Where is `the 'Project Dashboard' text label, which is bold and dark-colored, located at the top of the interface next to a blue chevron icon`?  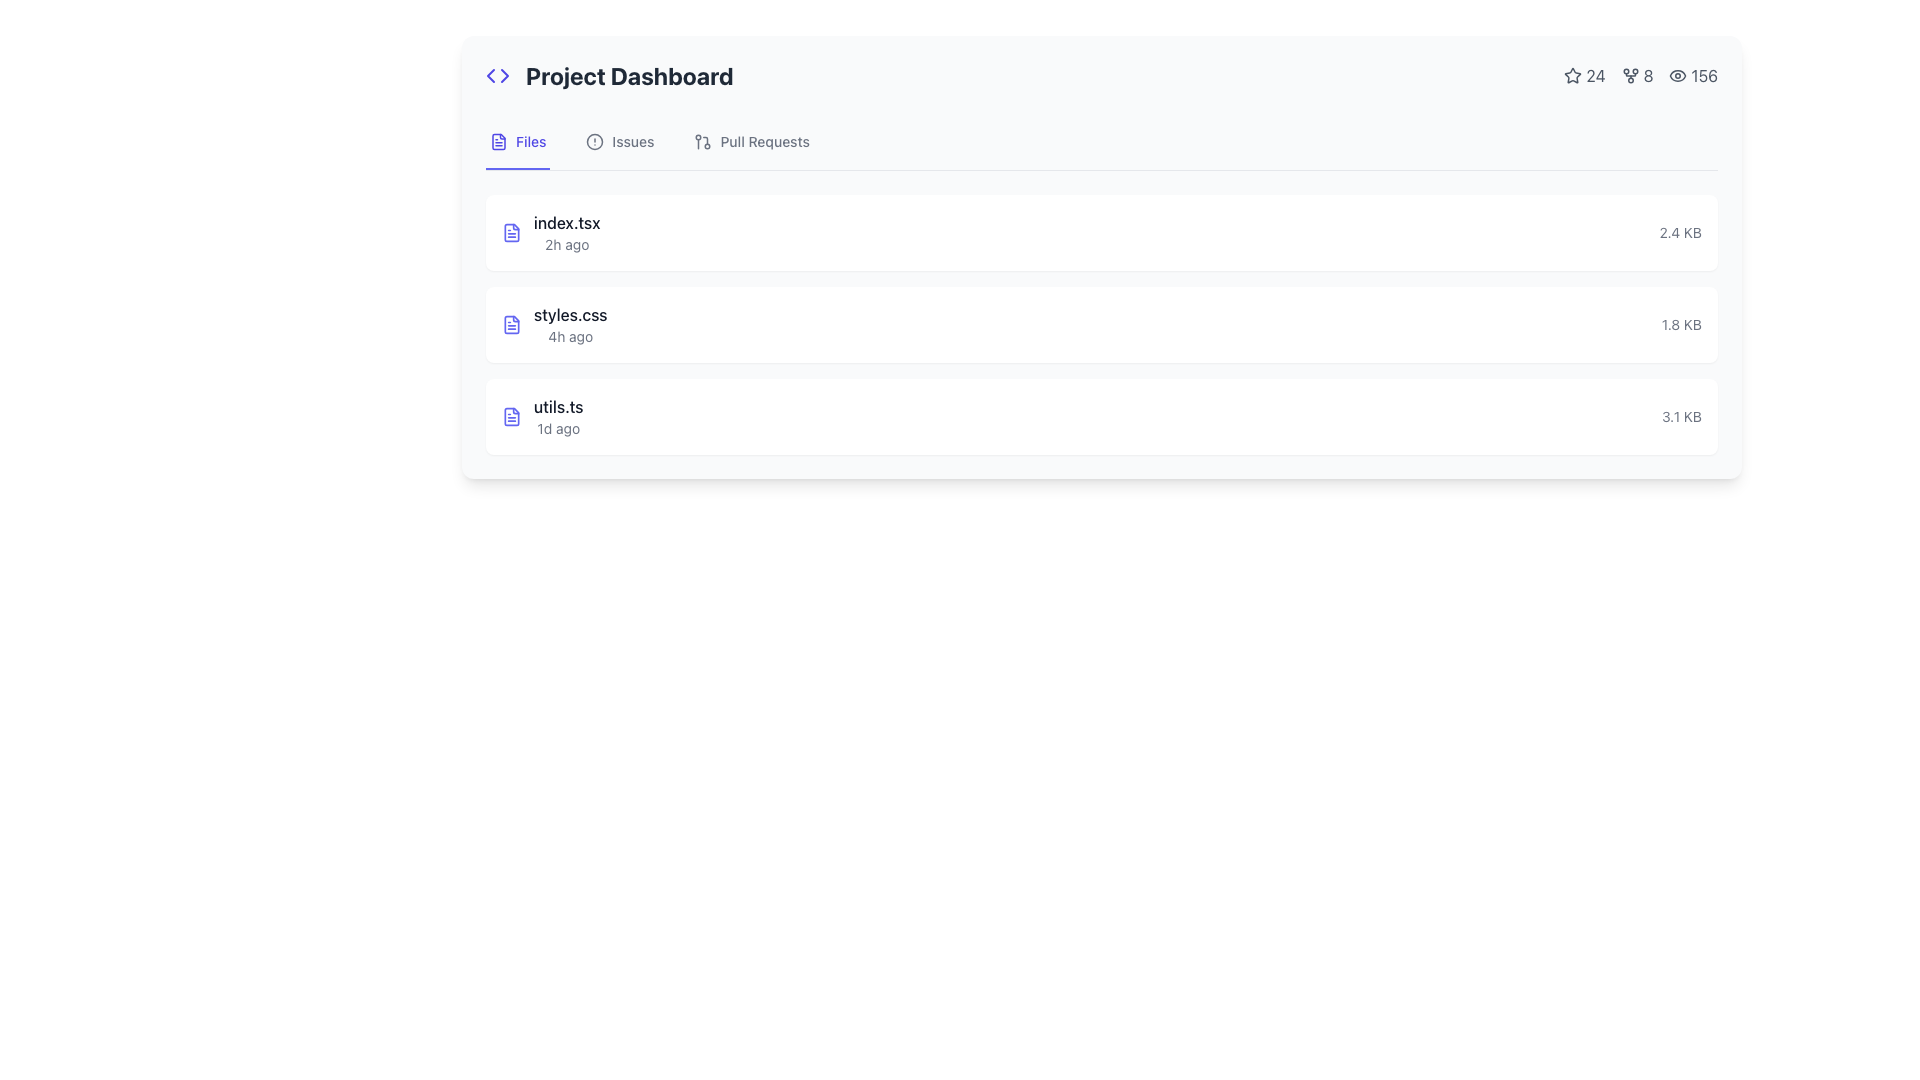
the 'Project Dashboard' text label, which is bold and dark-colored, located at the top of the interface next to a blue chevron icon is located at coordinates (608, 75).